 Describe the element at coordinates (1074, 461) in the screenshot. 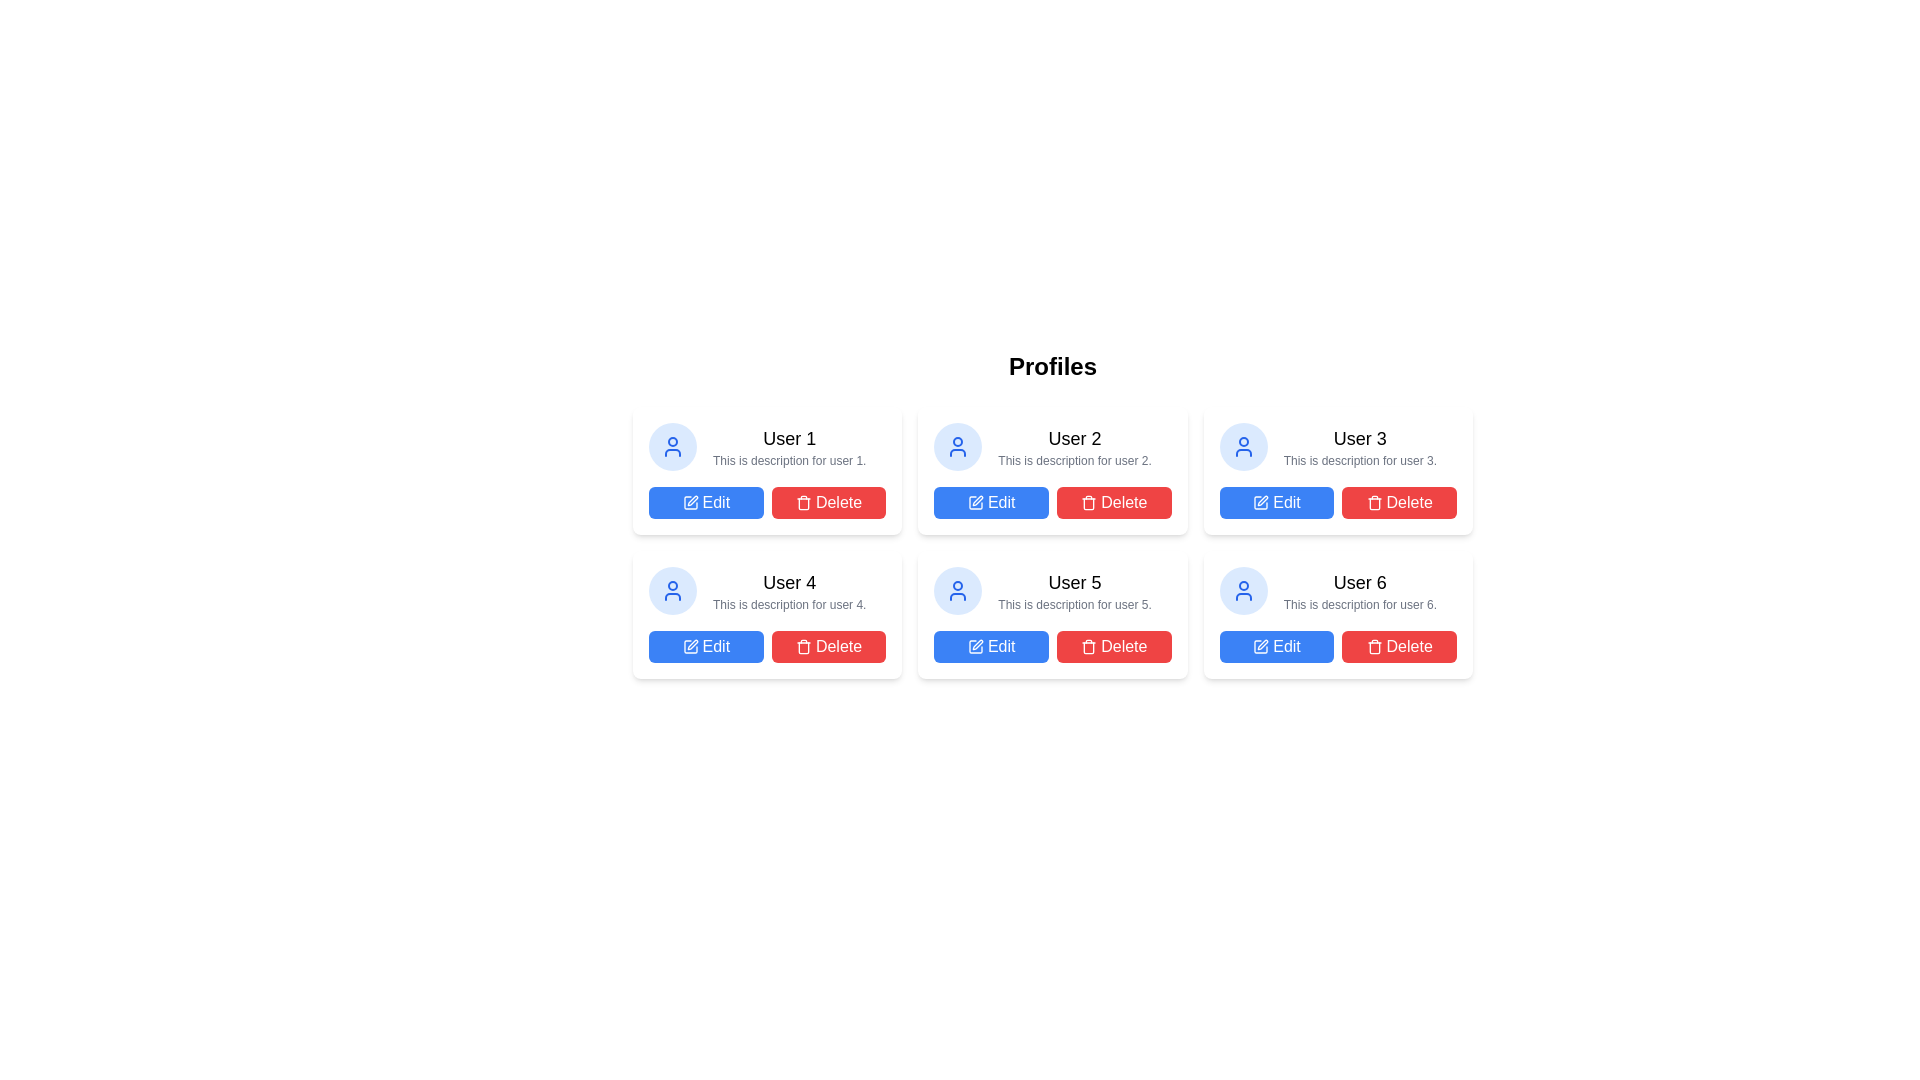

I see `the small gray text label that reads 'This is description for user 2.' positioned directly below the bold title 'User 2' in the card for 'User 2'` at that location.